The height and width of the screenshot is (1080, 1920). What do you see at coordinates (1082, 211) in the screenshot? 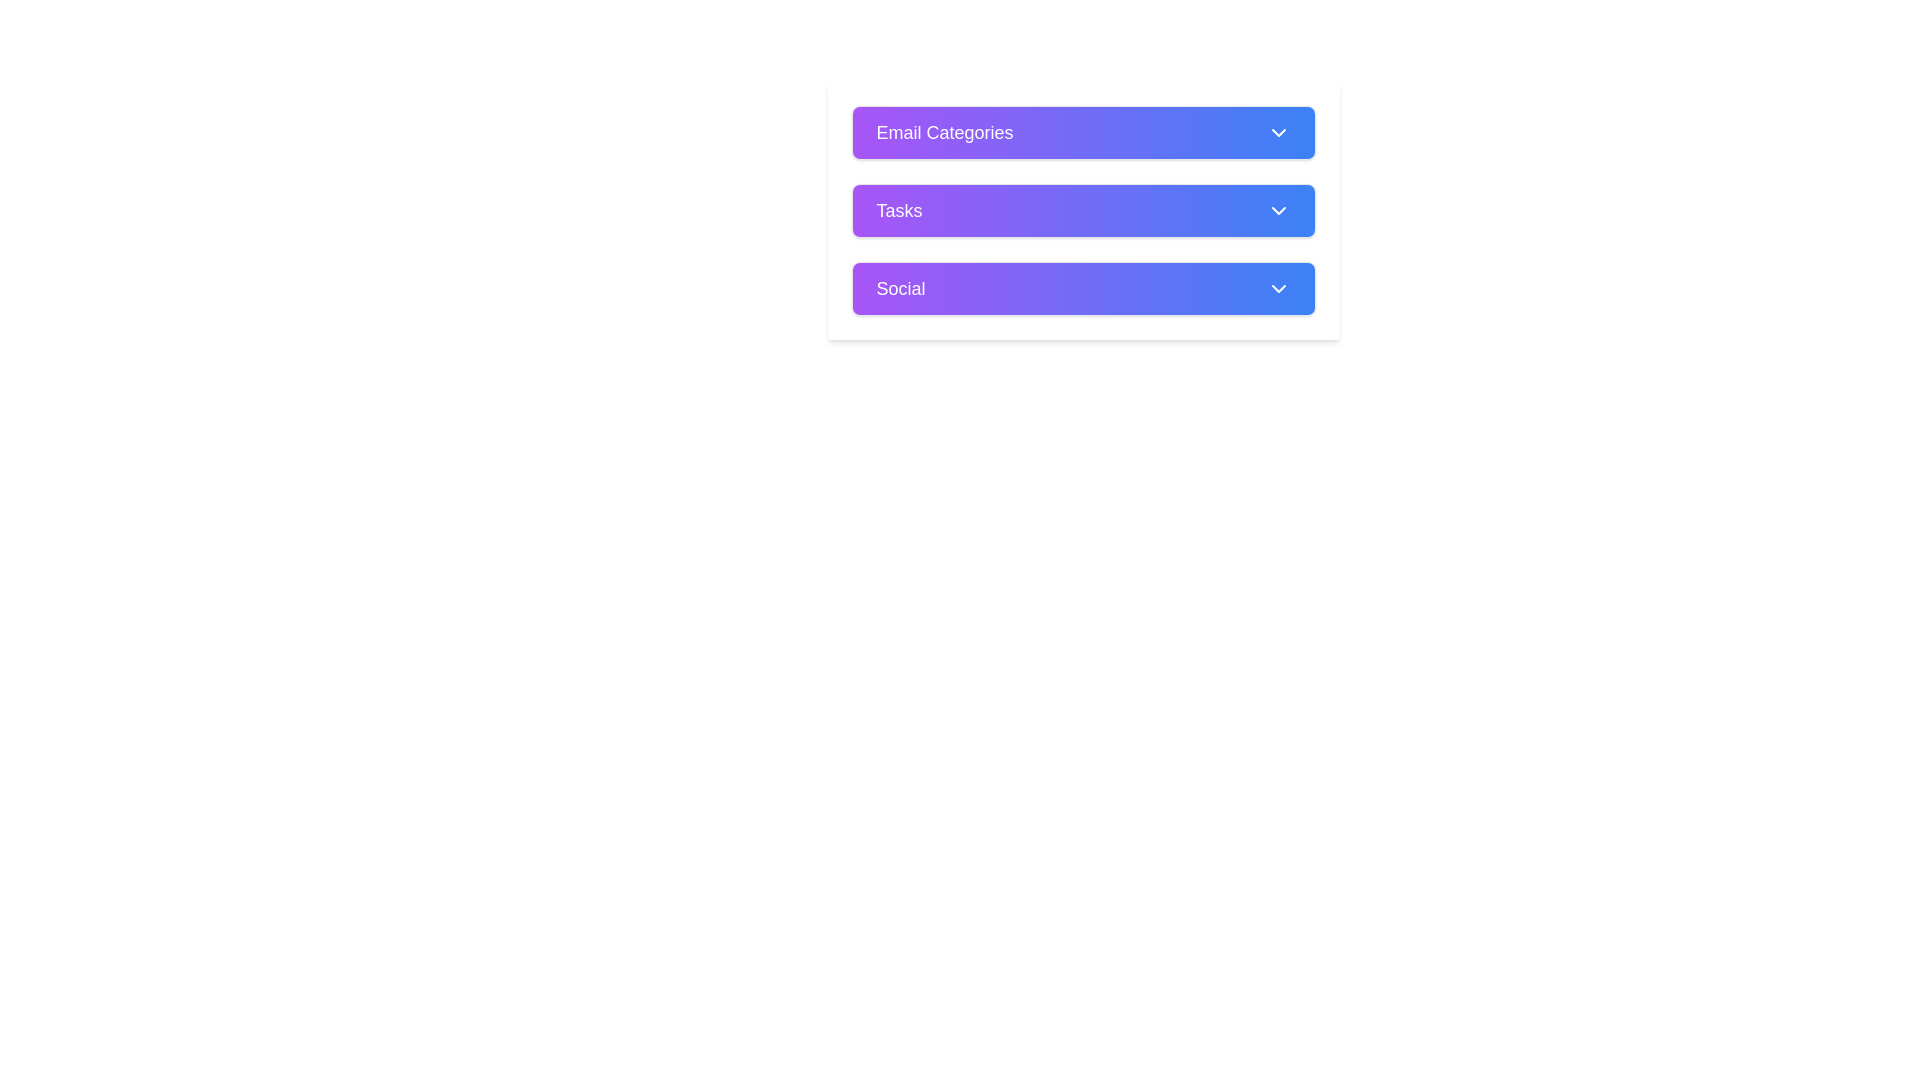
I see `the 'Tasks' button, which is the second item in a vertical list of buttons` at bounding box center [1082, 211].